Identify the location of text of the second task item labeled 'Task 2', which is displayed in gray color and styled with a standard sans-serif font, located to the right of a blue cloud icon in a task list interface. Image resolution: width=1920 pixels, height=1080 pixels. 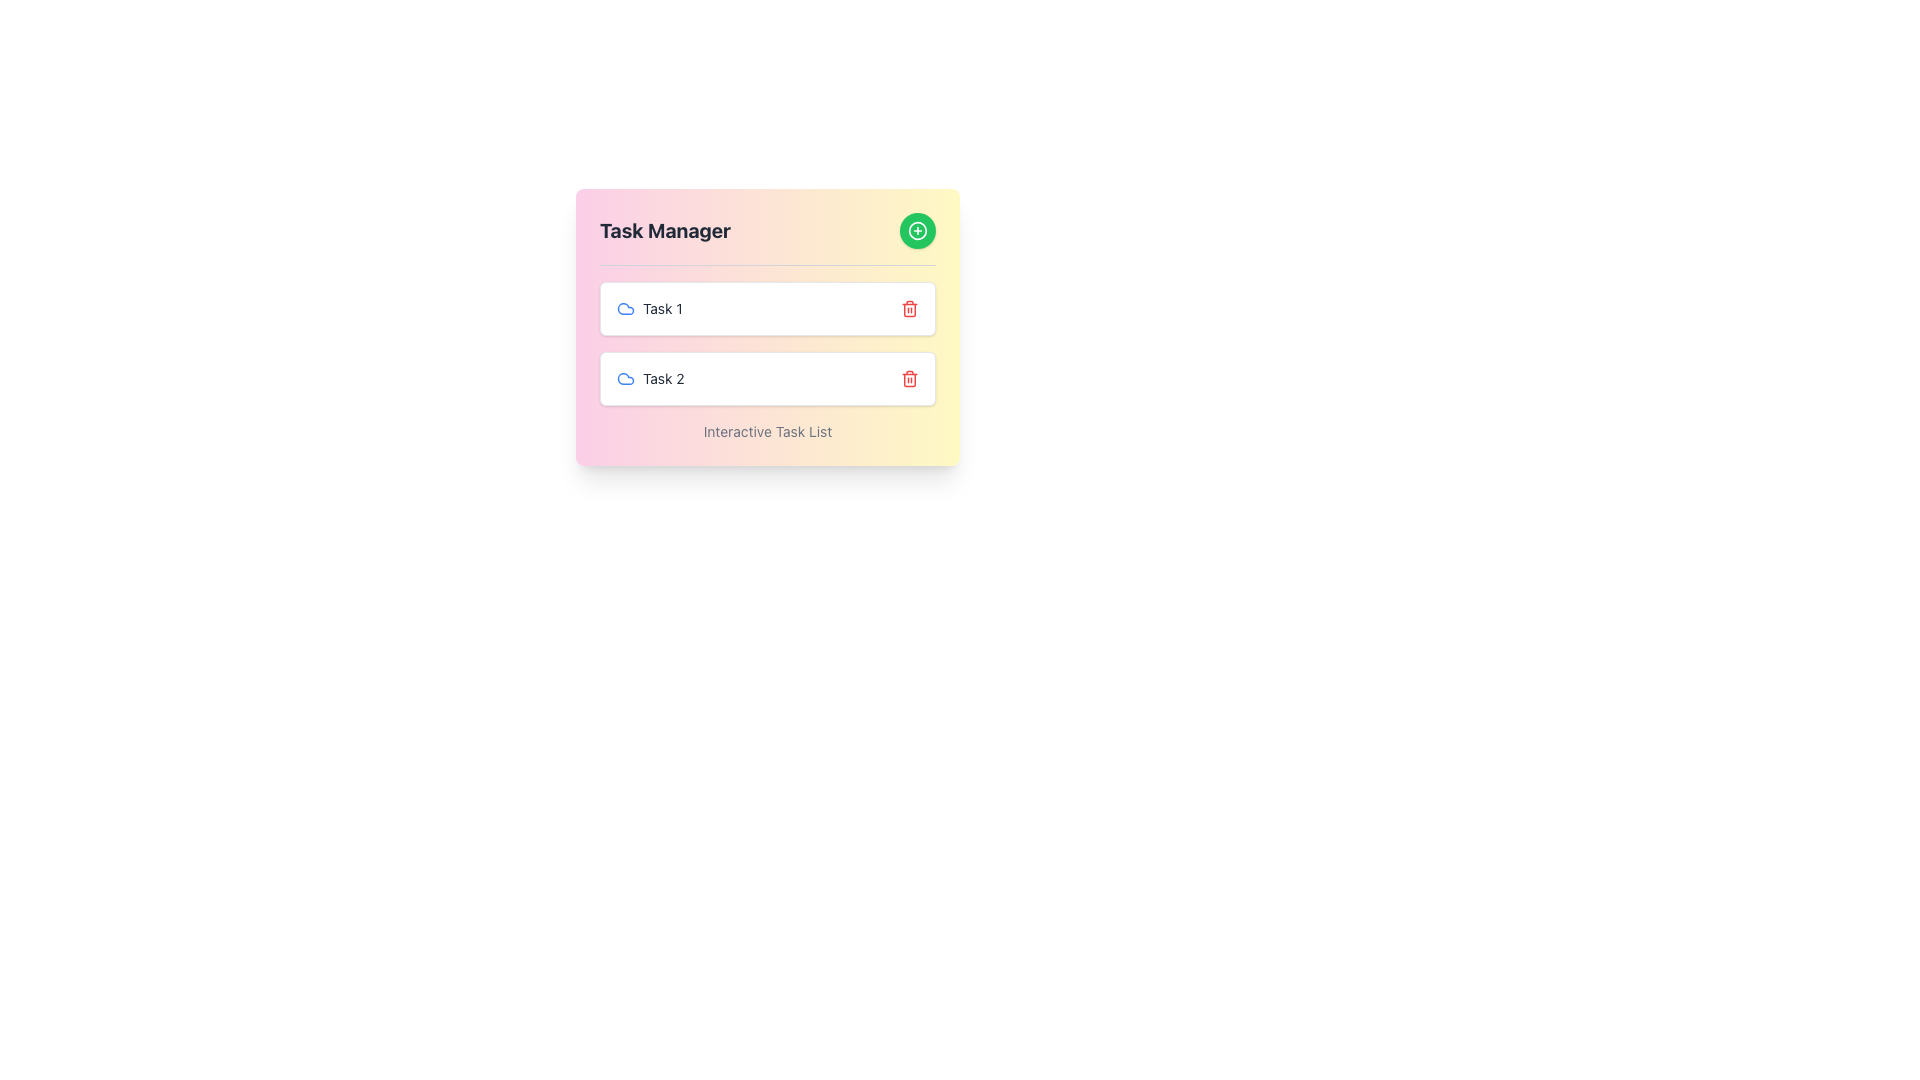
(650, 378).